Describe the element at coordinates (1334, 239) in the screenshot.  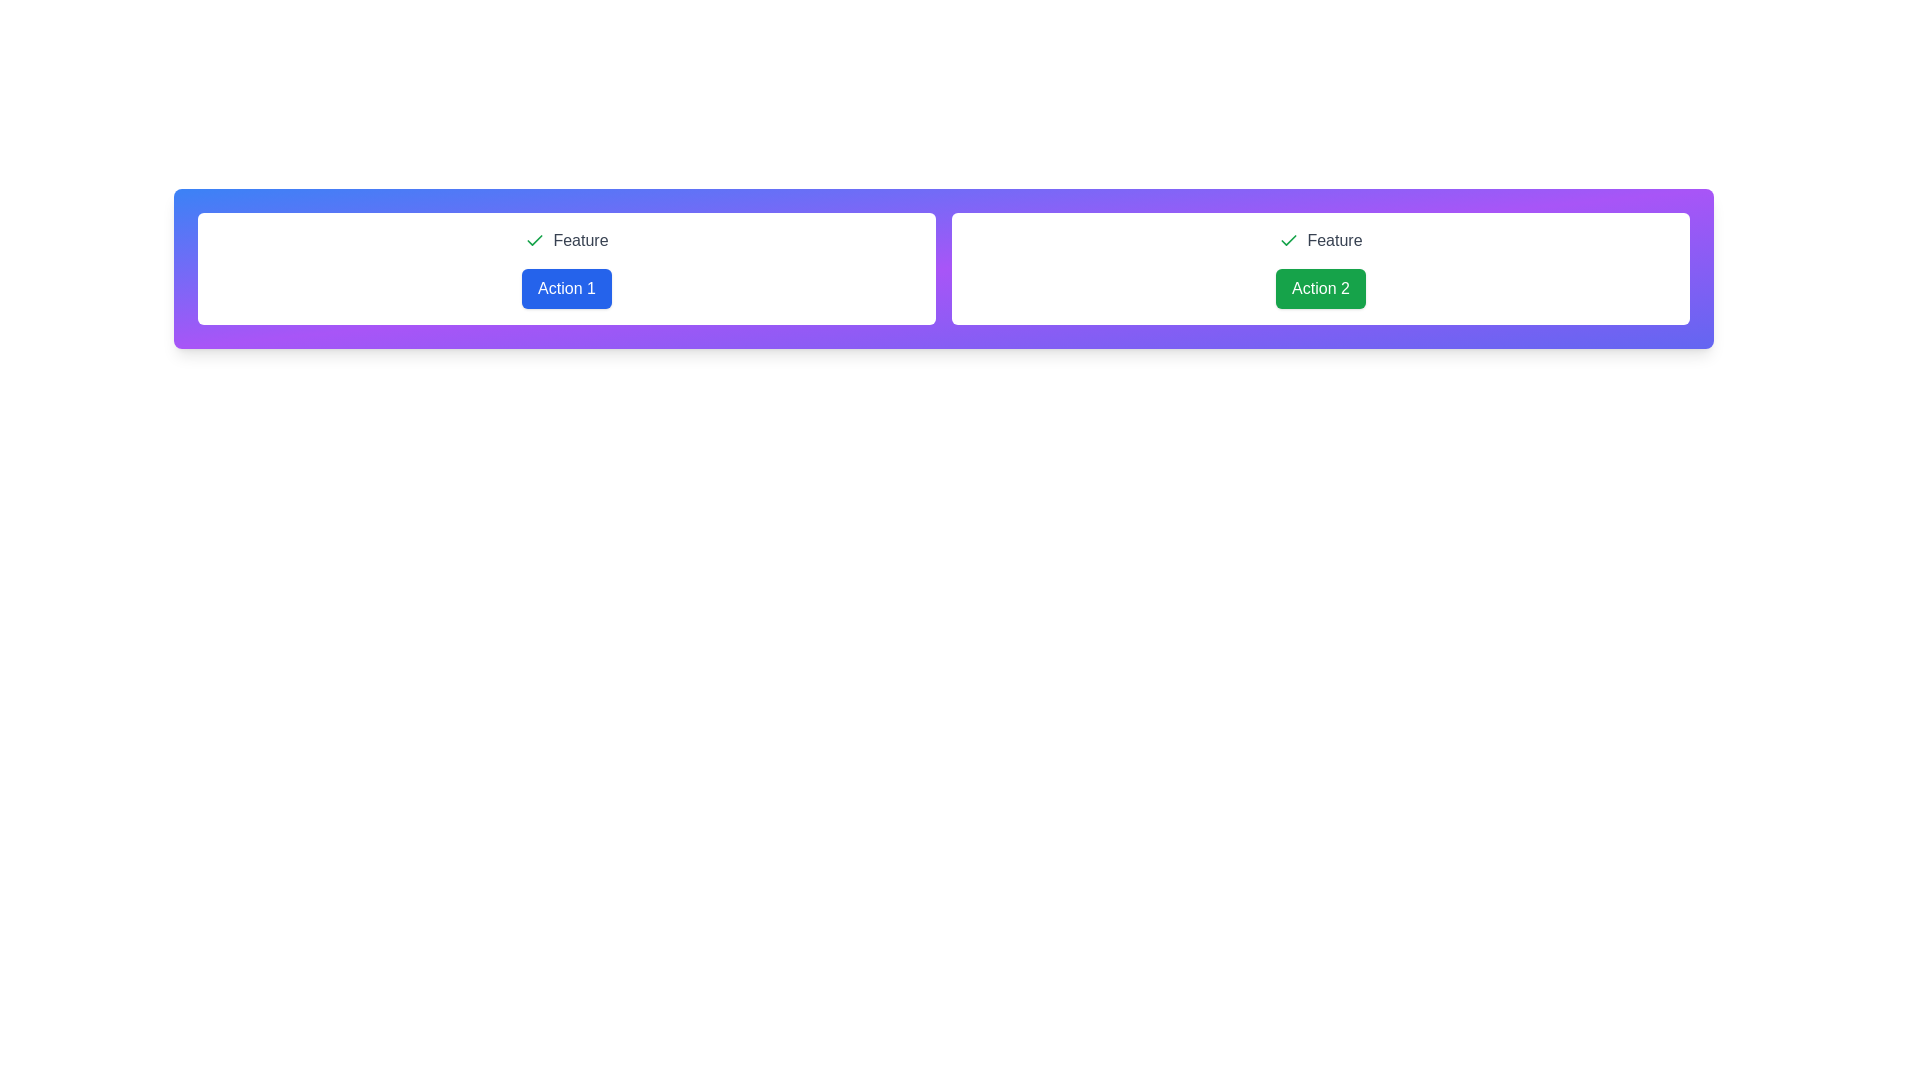
I see `the text label displaying 'Feature', which is styled in darker gray and positioned next to a green checkmark icon, indicating an active state` at that location.